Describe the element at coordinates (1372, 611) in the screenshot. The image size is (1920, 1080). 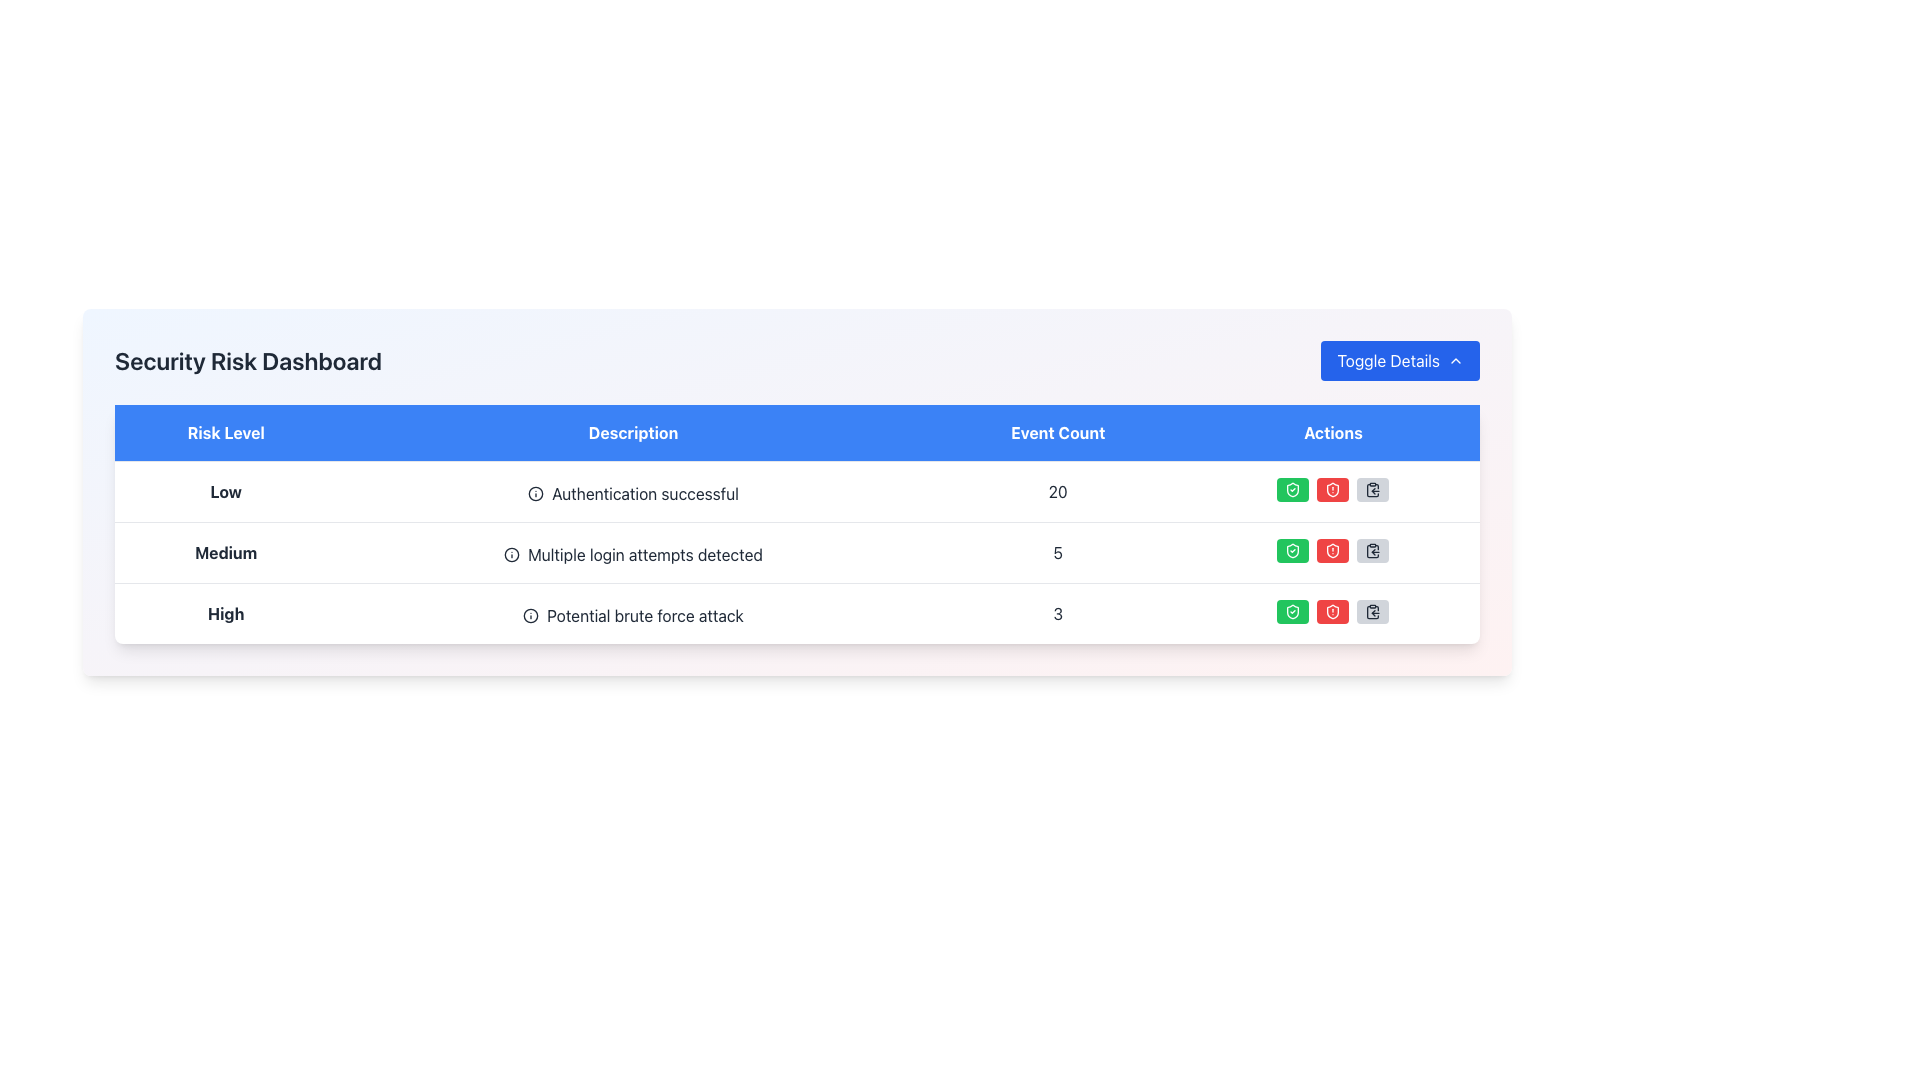
I see `the rounded rectangle button with a gray background and clipboard icon, located in the 'Actions' column as the last button for the 'High' risk level entry` at that location.